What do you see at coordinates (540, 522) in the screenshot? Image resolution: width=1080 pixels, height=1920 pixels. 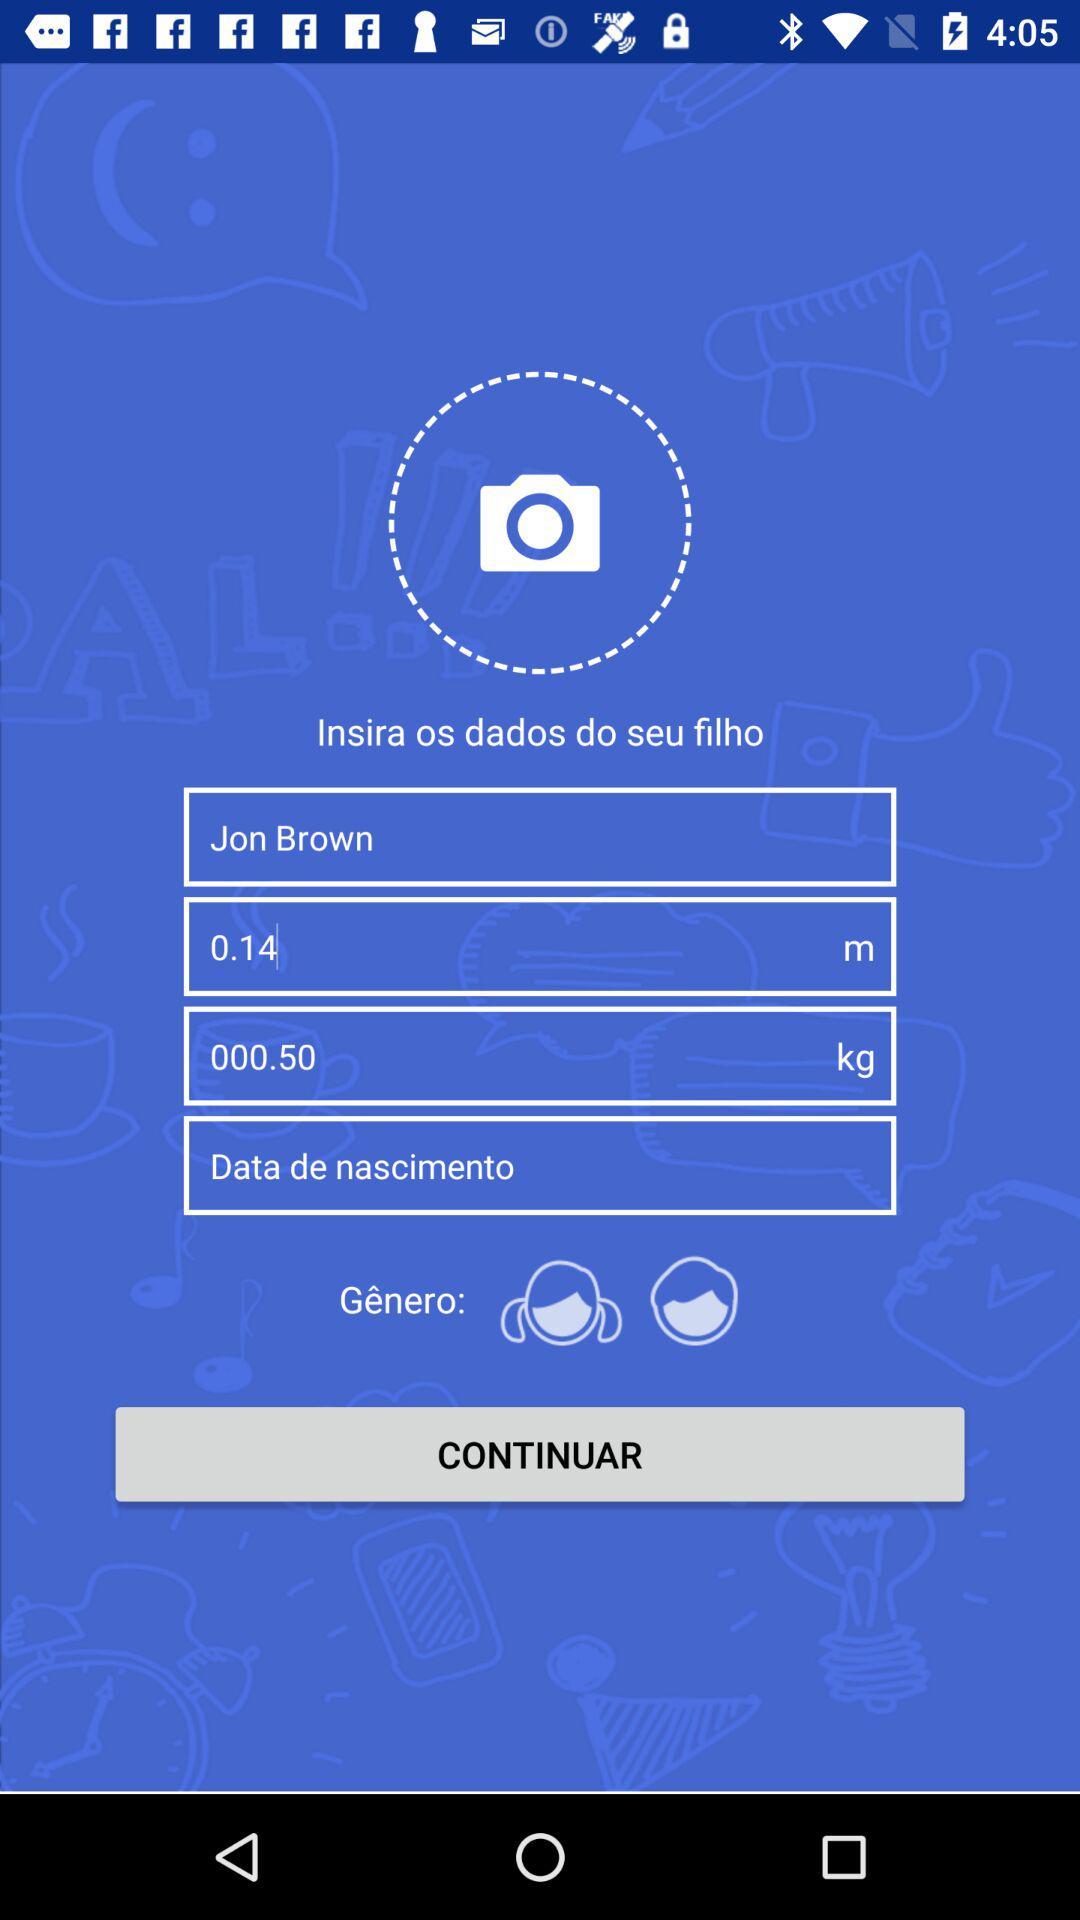 I see `camera` at bounding box center [540, 522].